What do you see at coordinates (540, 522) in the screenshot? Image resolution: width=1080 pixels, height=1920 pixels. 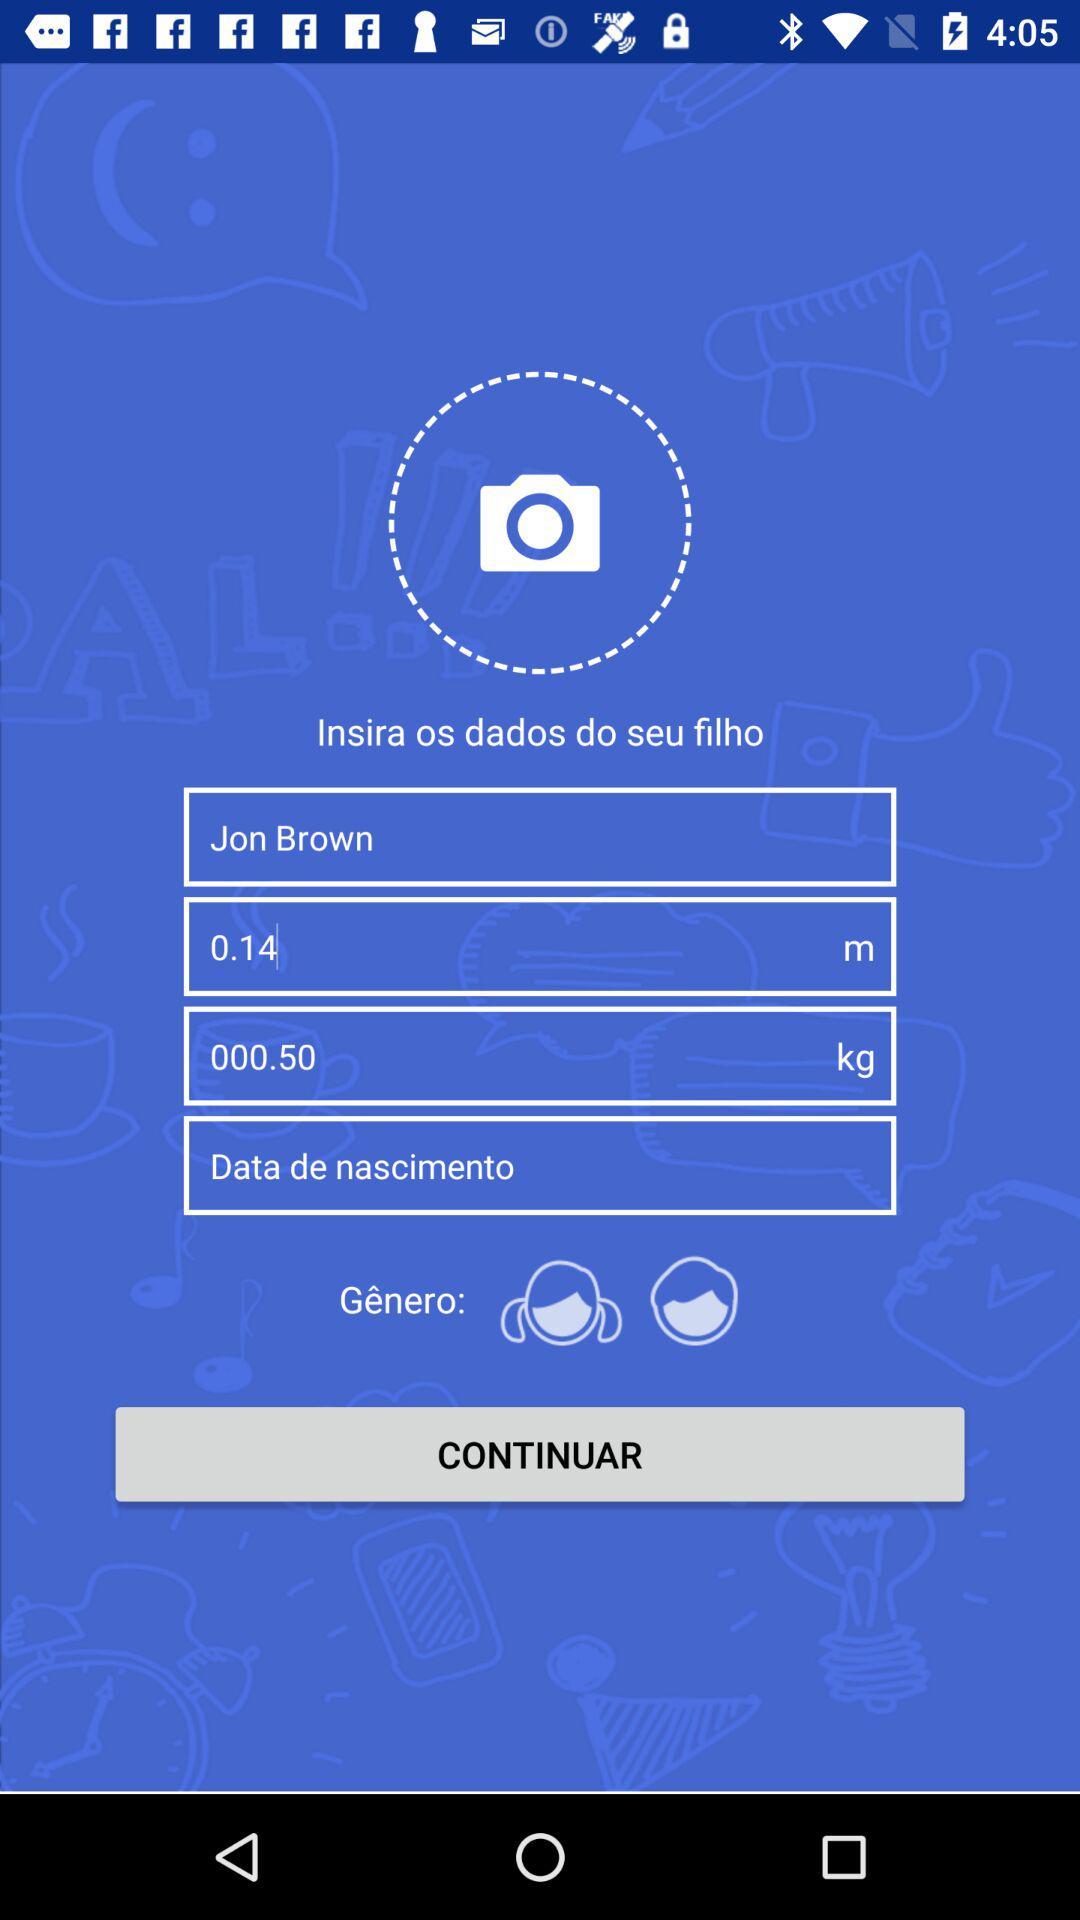 I see `camera` at bounding box center [540, 522].